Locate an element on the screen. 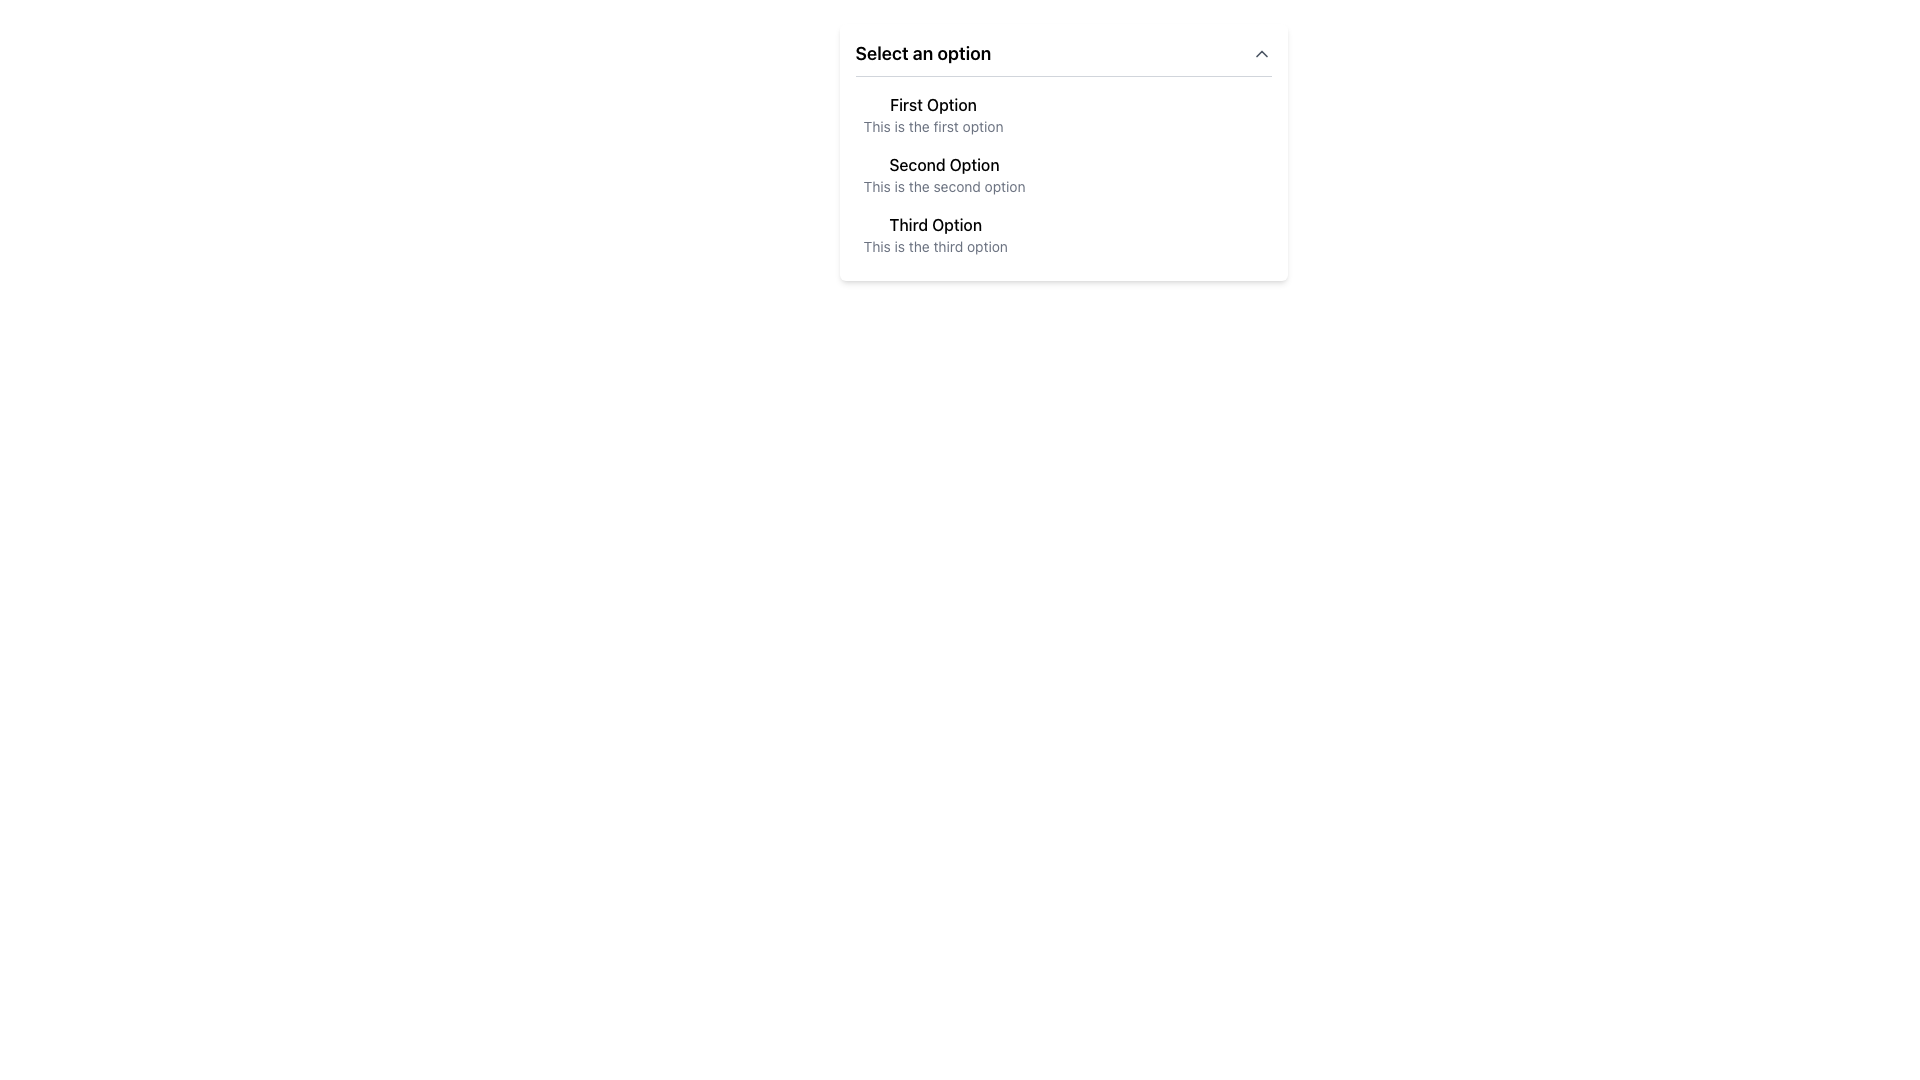 Image resolution: width=1920 pixels, height=1080 pixels. the first list item that displays the option title and description is located at coordinates (1062, 115).